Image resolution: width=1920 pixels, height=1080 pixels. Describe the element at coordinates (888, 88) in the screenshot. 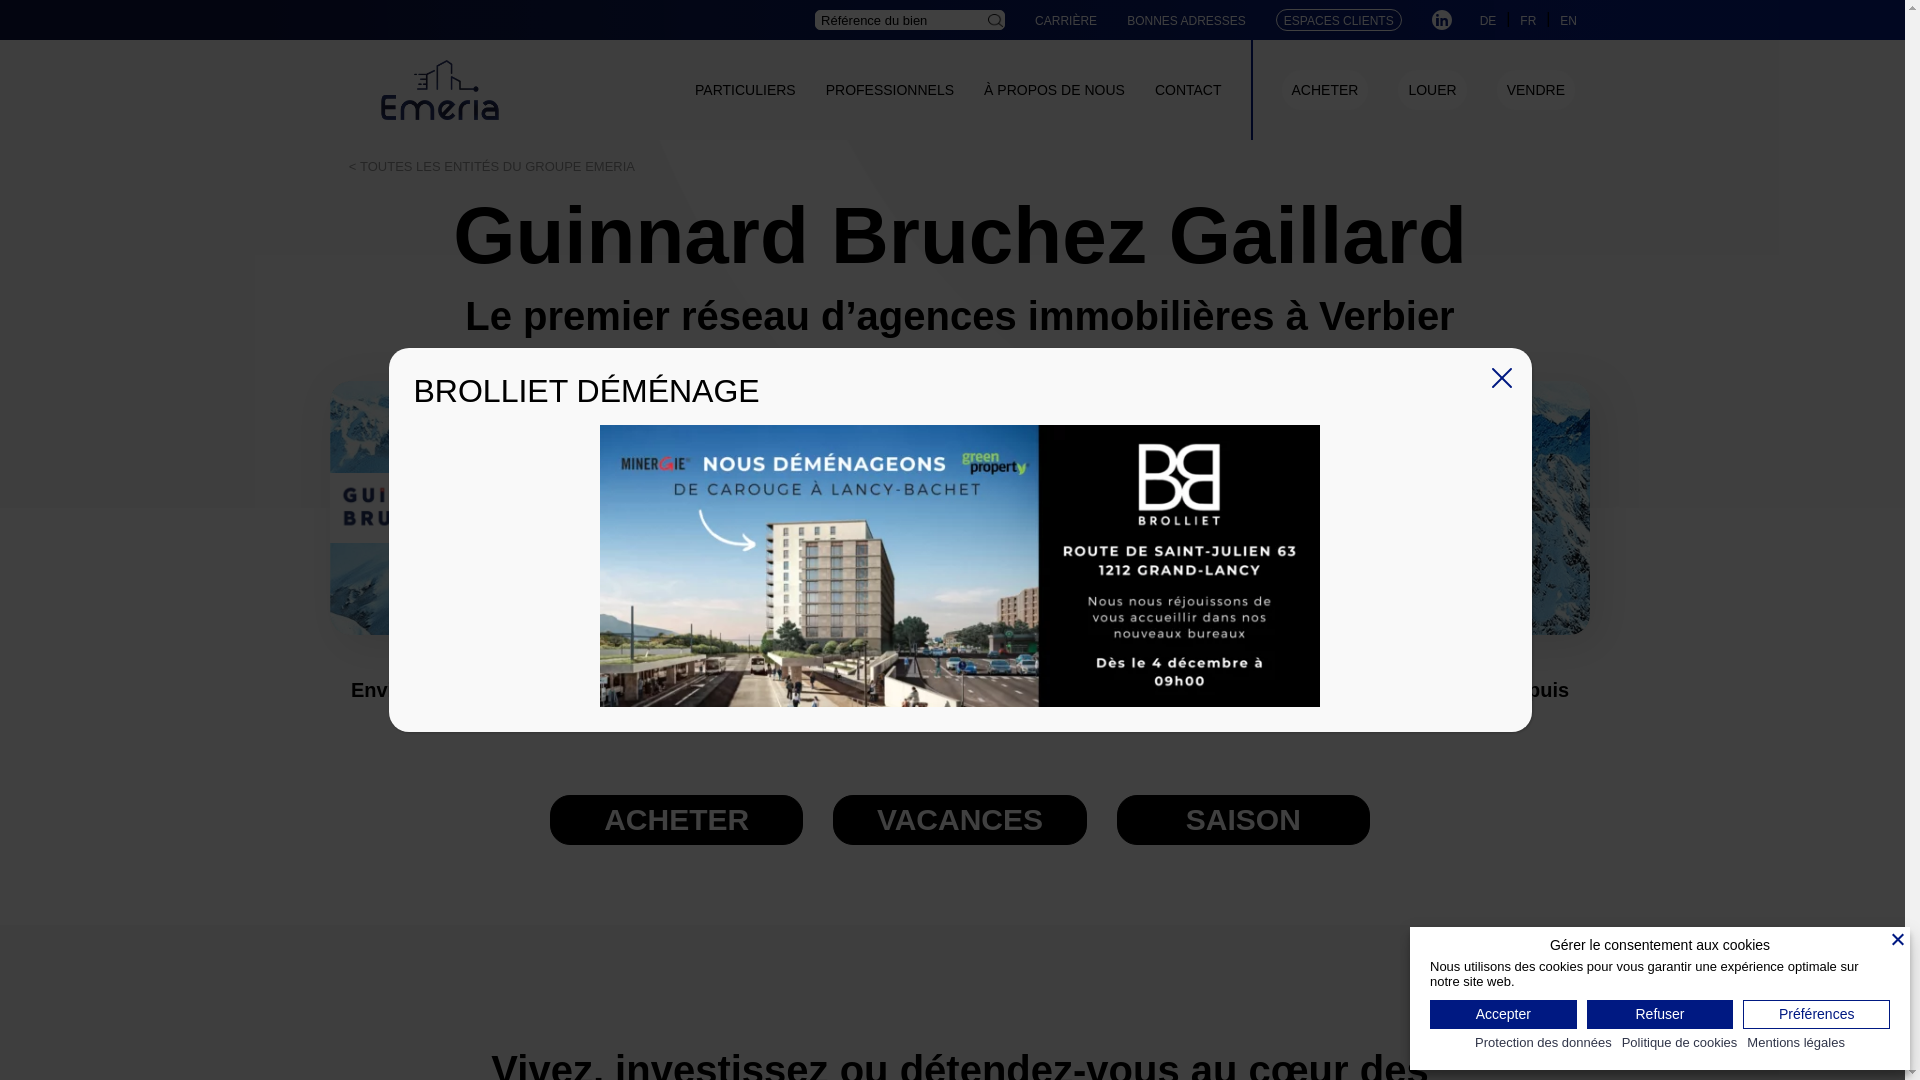

I see `'PROFESSIONNELS'` at that location.